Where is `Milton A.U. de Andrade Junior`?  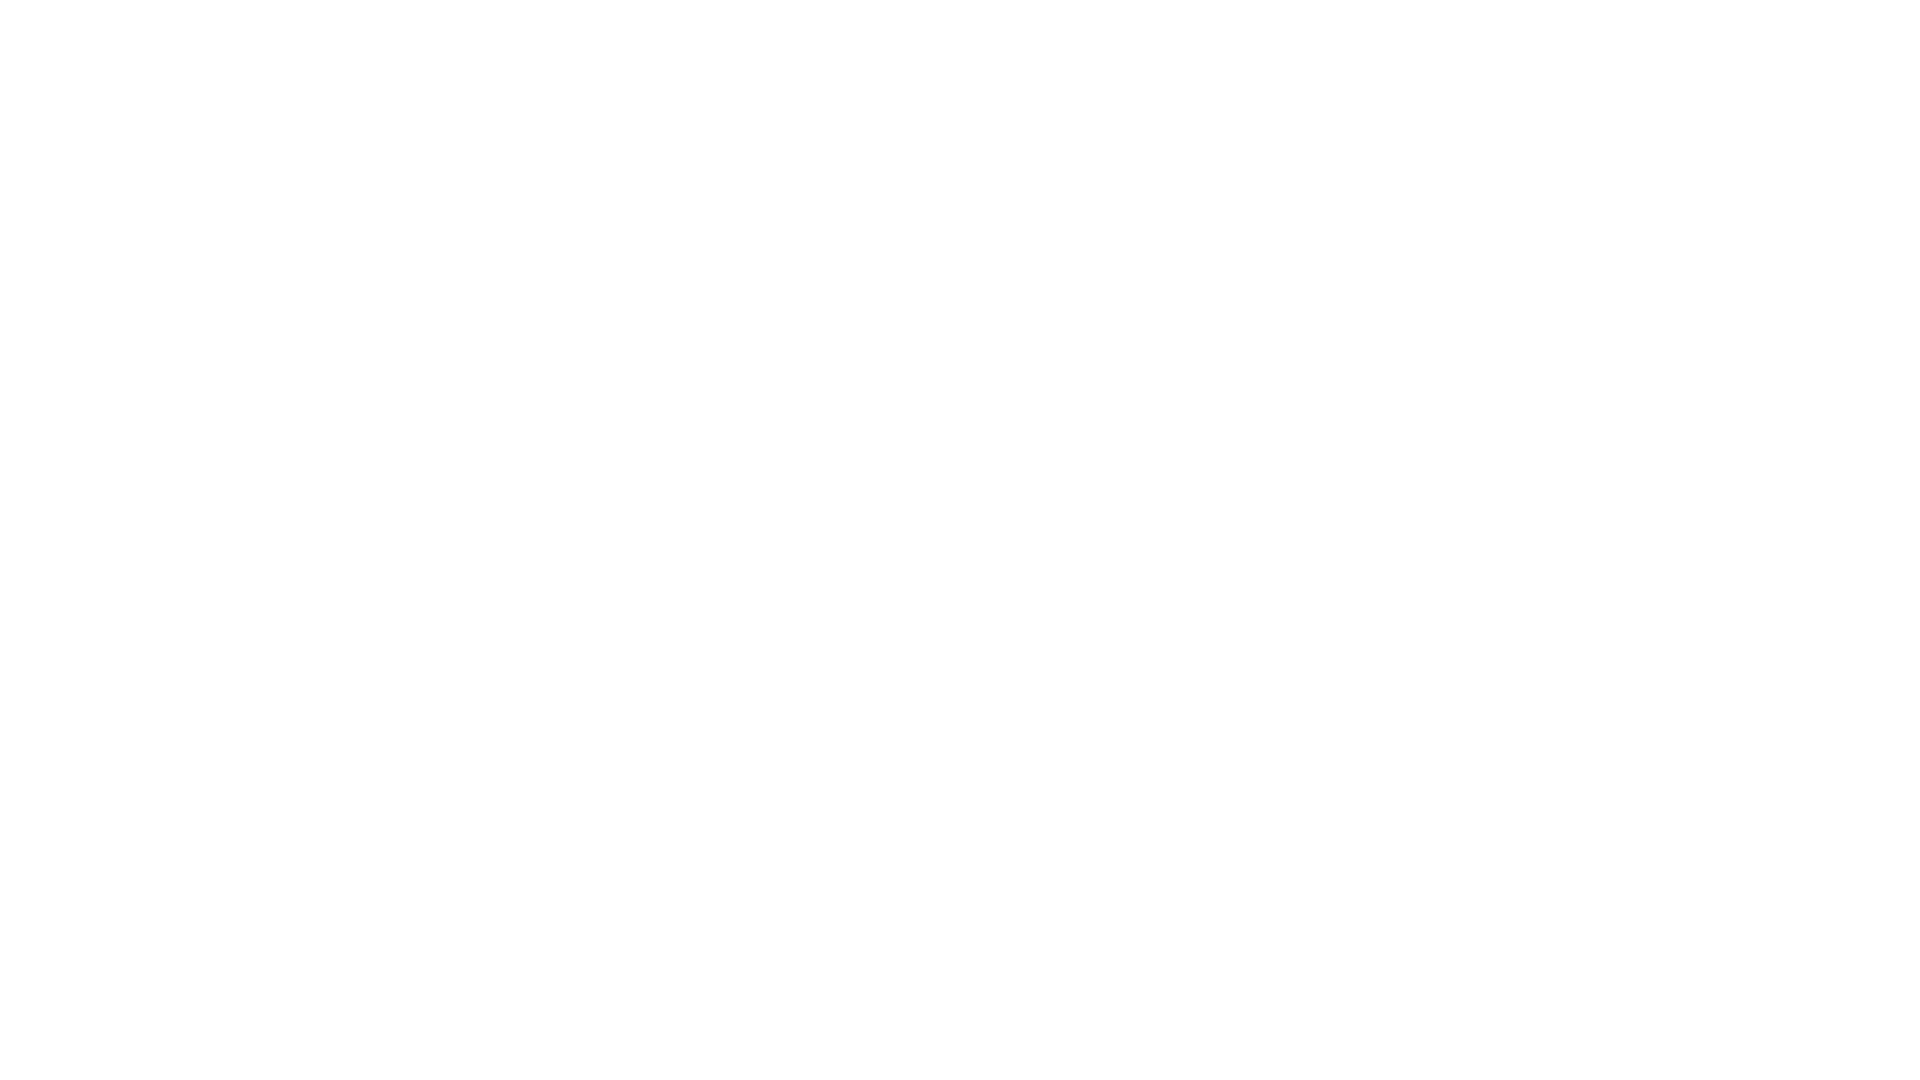
Milton A.U. de Andrade Junior is located at coordinates (701, 229).